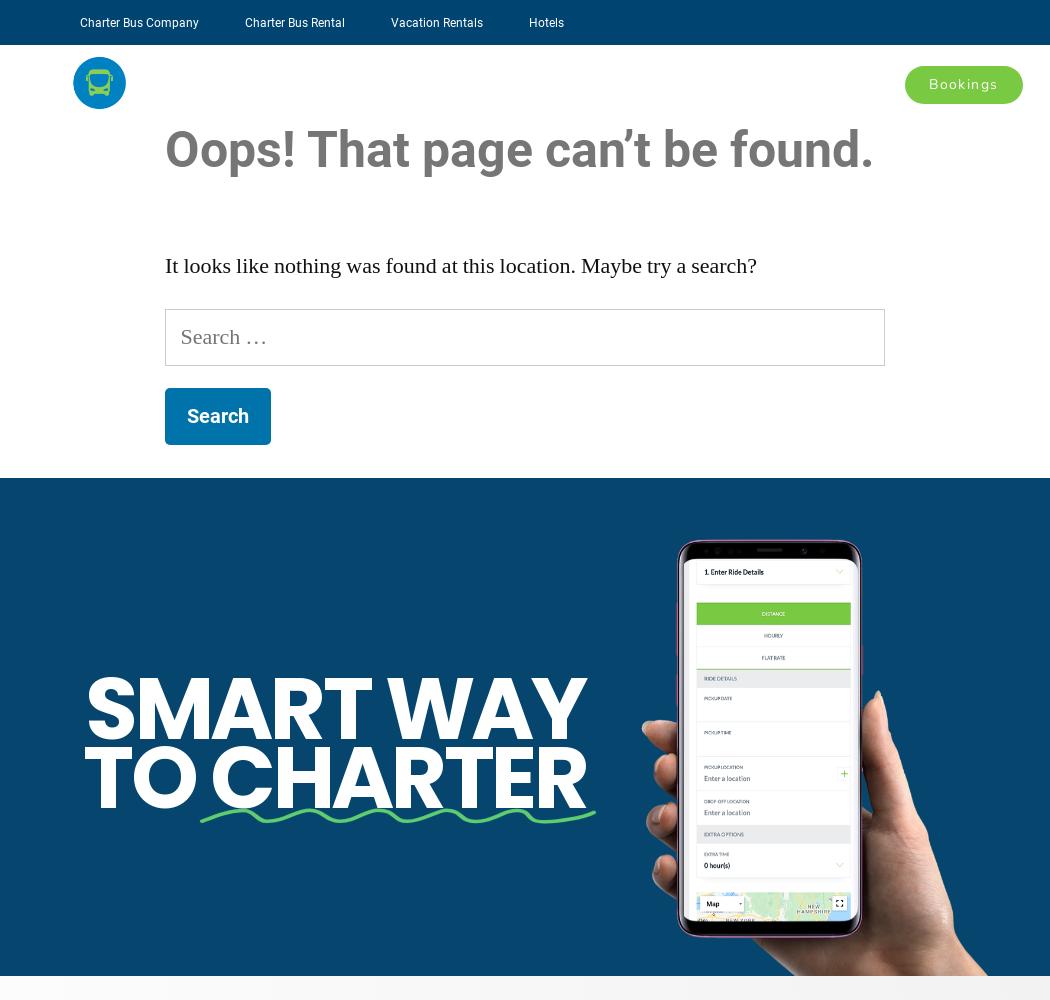  I want to click on 'TO', so click(145, 778).